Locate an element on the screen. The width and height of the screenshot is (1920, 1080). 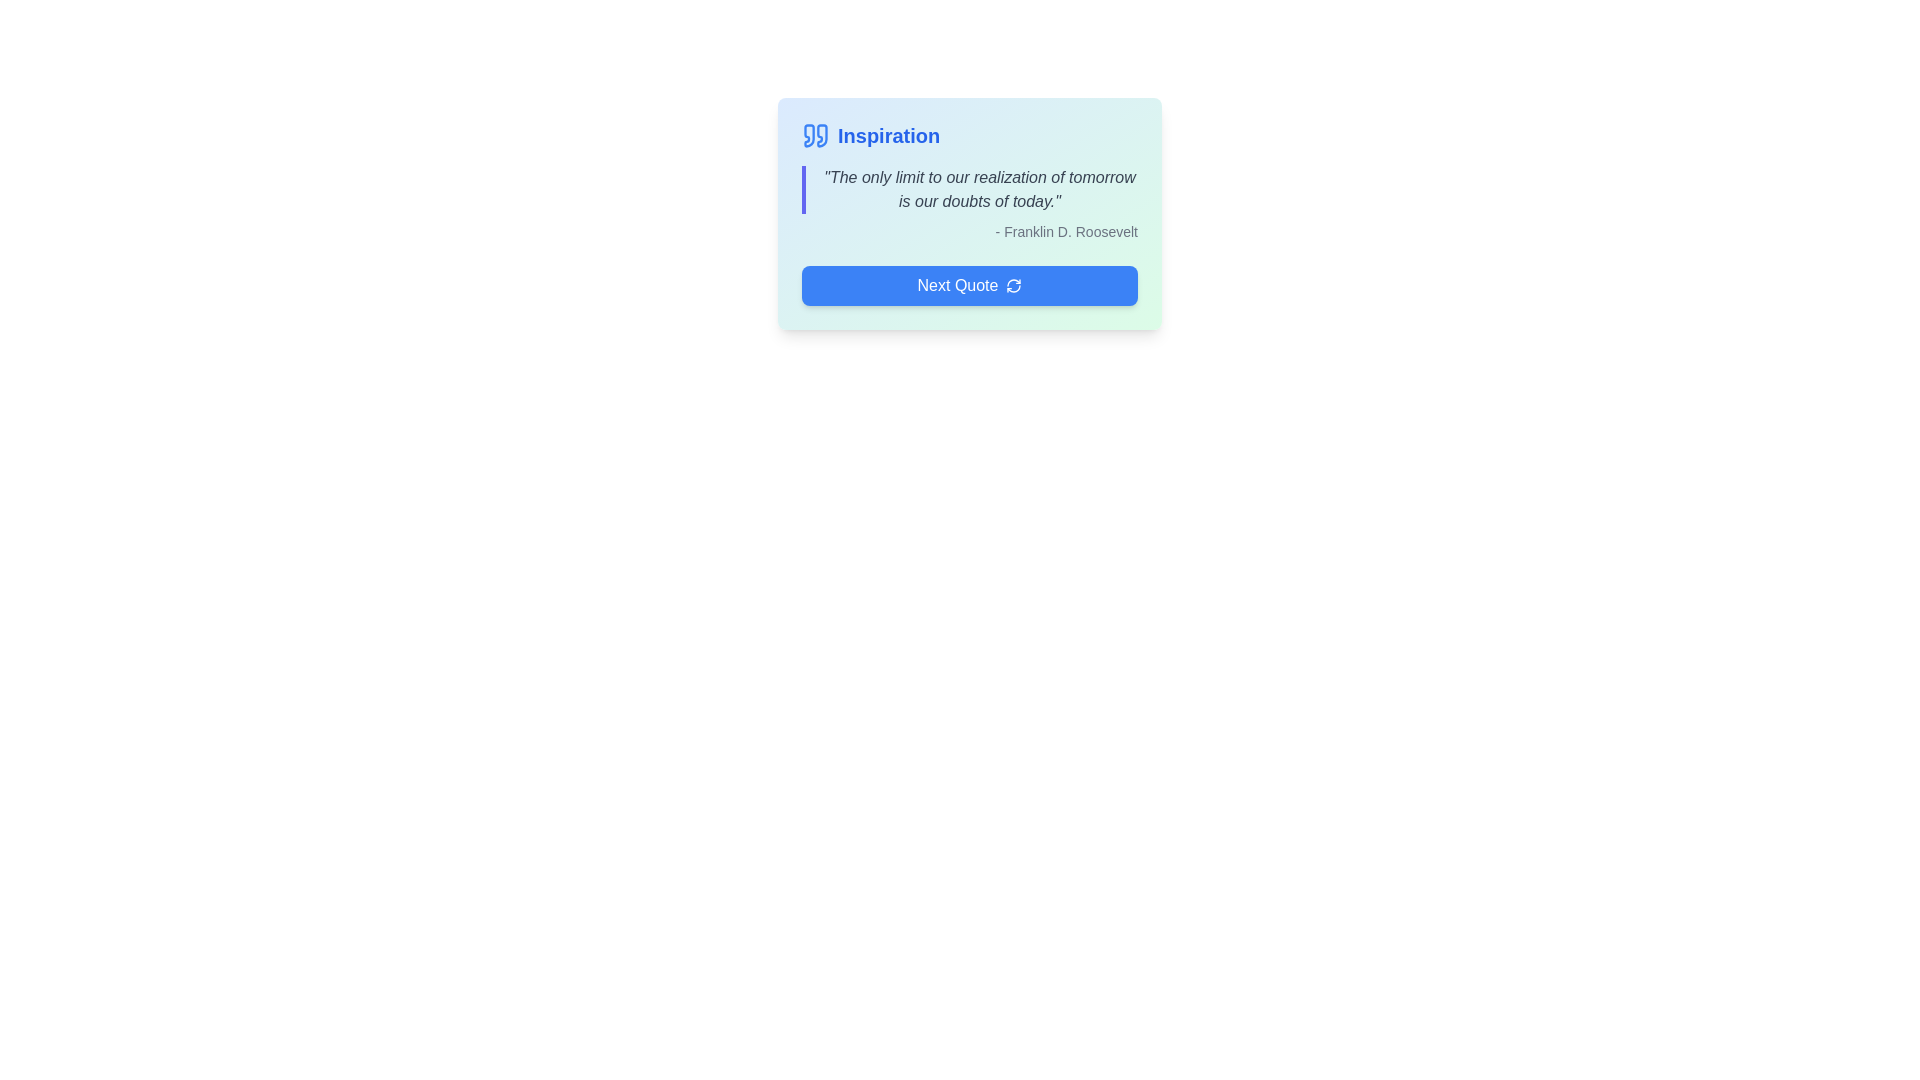
the italicized gray text block bordered by an indigo stripe, located below the 'Inspiration' title and above the author's name '- Franklin D. Roosevelt' is located at coordinates (969, 189).